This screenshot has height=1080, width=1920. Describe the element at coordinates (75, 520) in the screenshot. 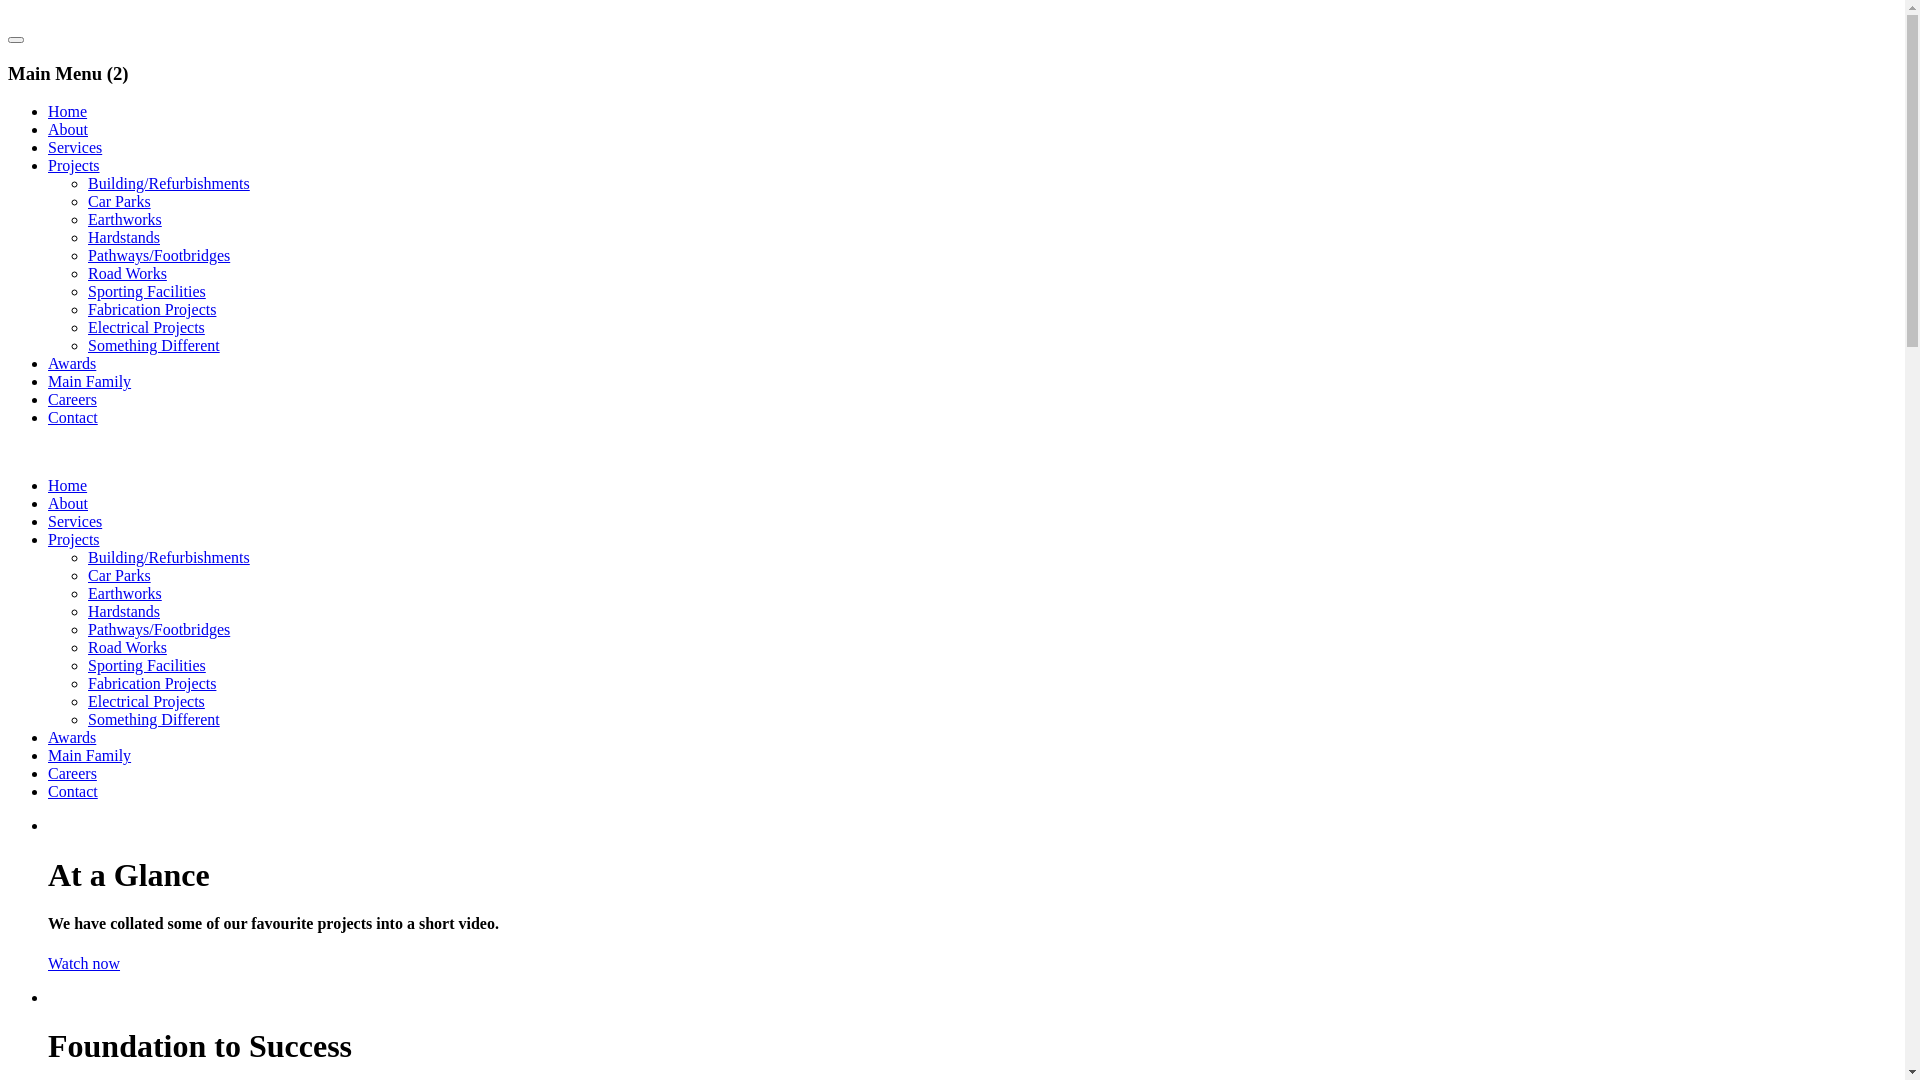

I see `'Services'` at that location.